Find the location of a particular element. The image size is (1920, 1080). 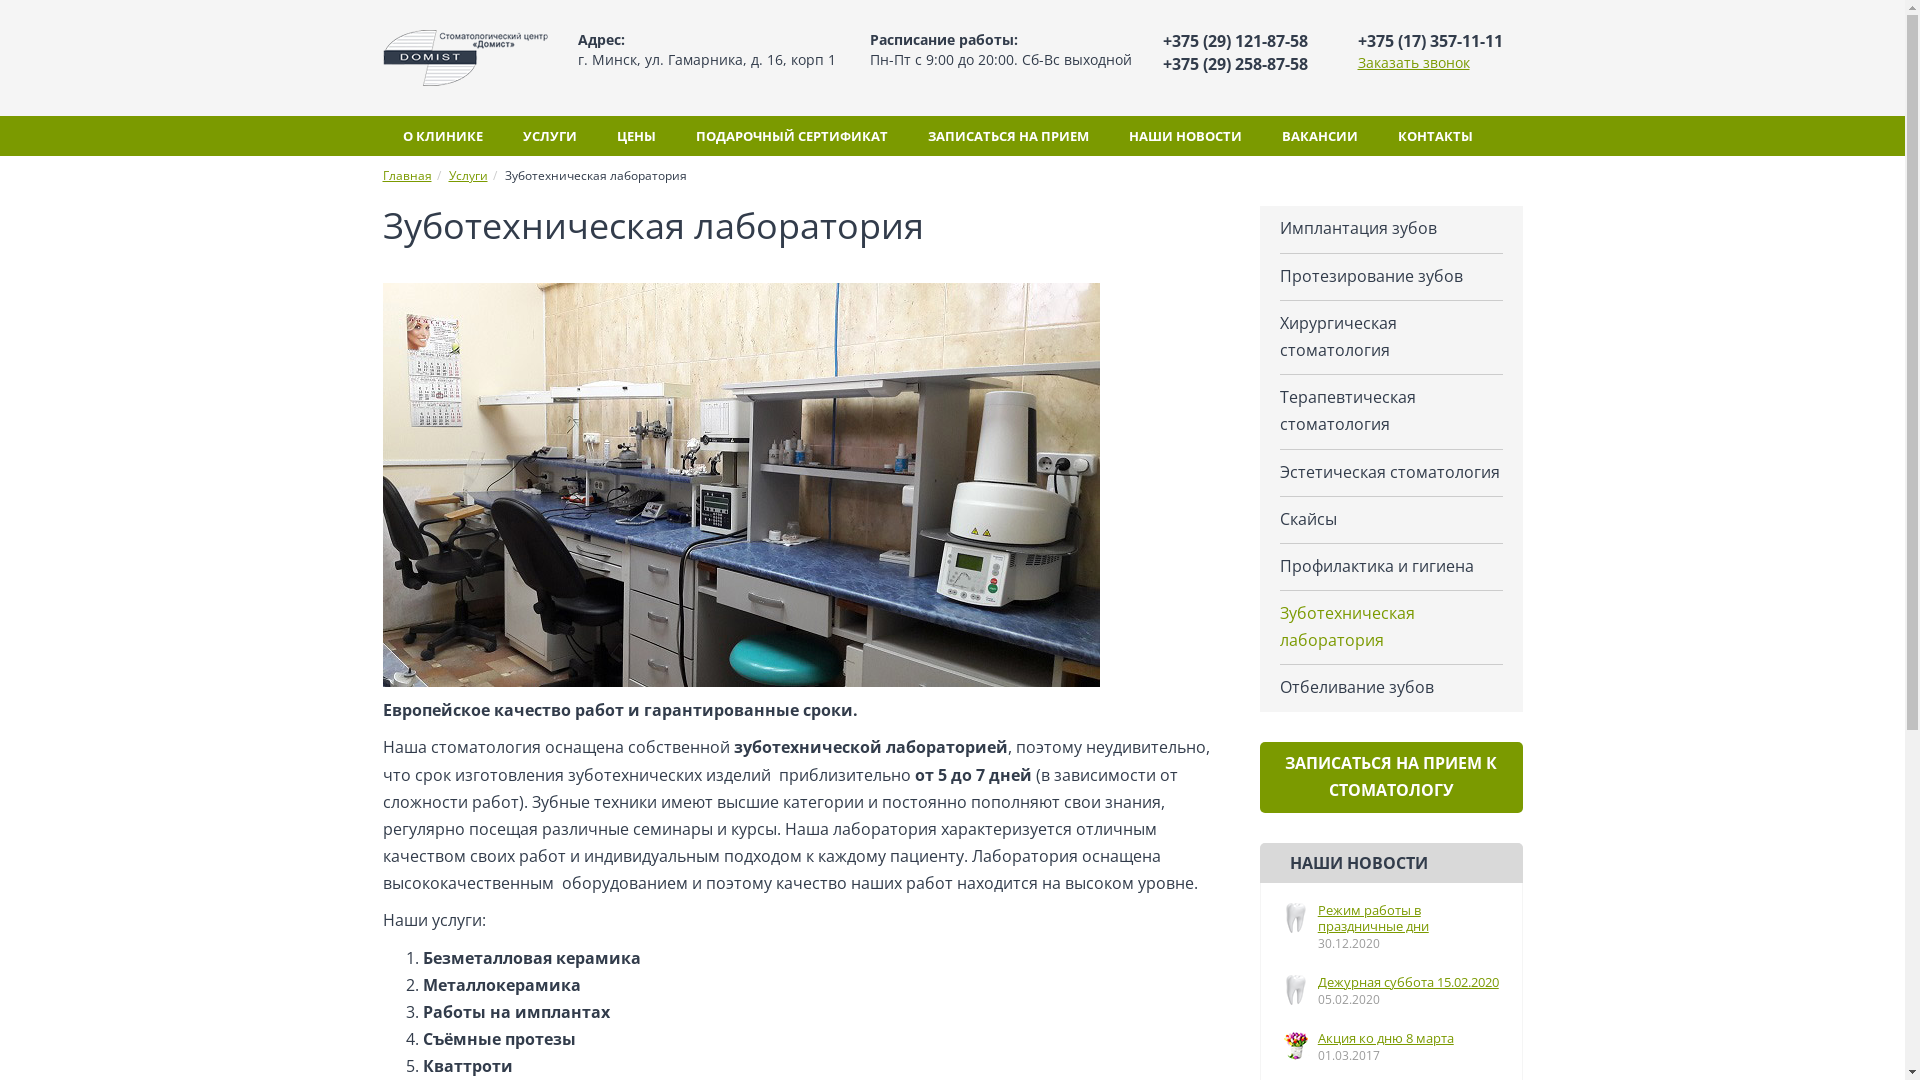

'+375 (29) 121-87-58' is located at coordinates (1233, 41).